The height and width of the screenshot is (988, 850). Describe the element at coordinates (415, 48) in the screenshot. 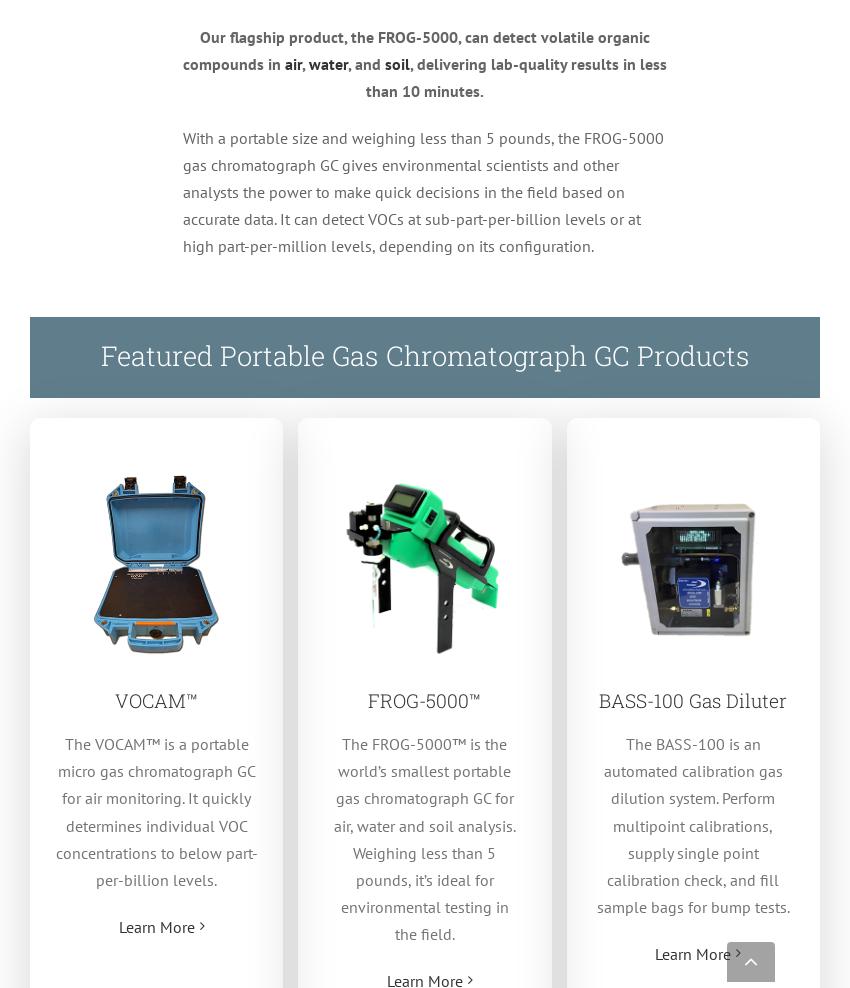

I see `'Our flagship product, the FROG-5000, can detect volatile organic compounds in'` at that location.